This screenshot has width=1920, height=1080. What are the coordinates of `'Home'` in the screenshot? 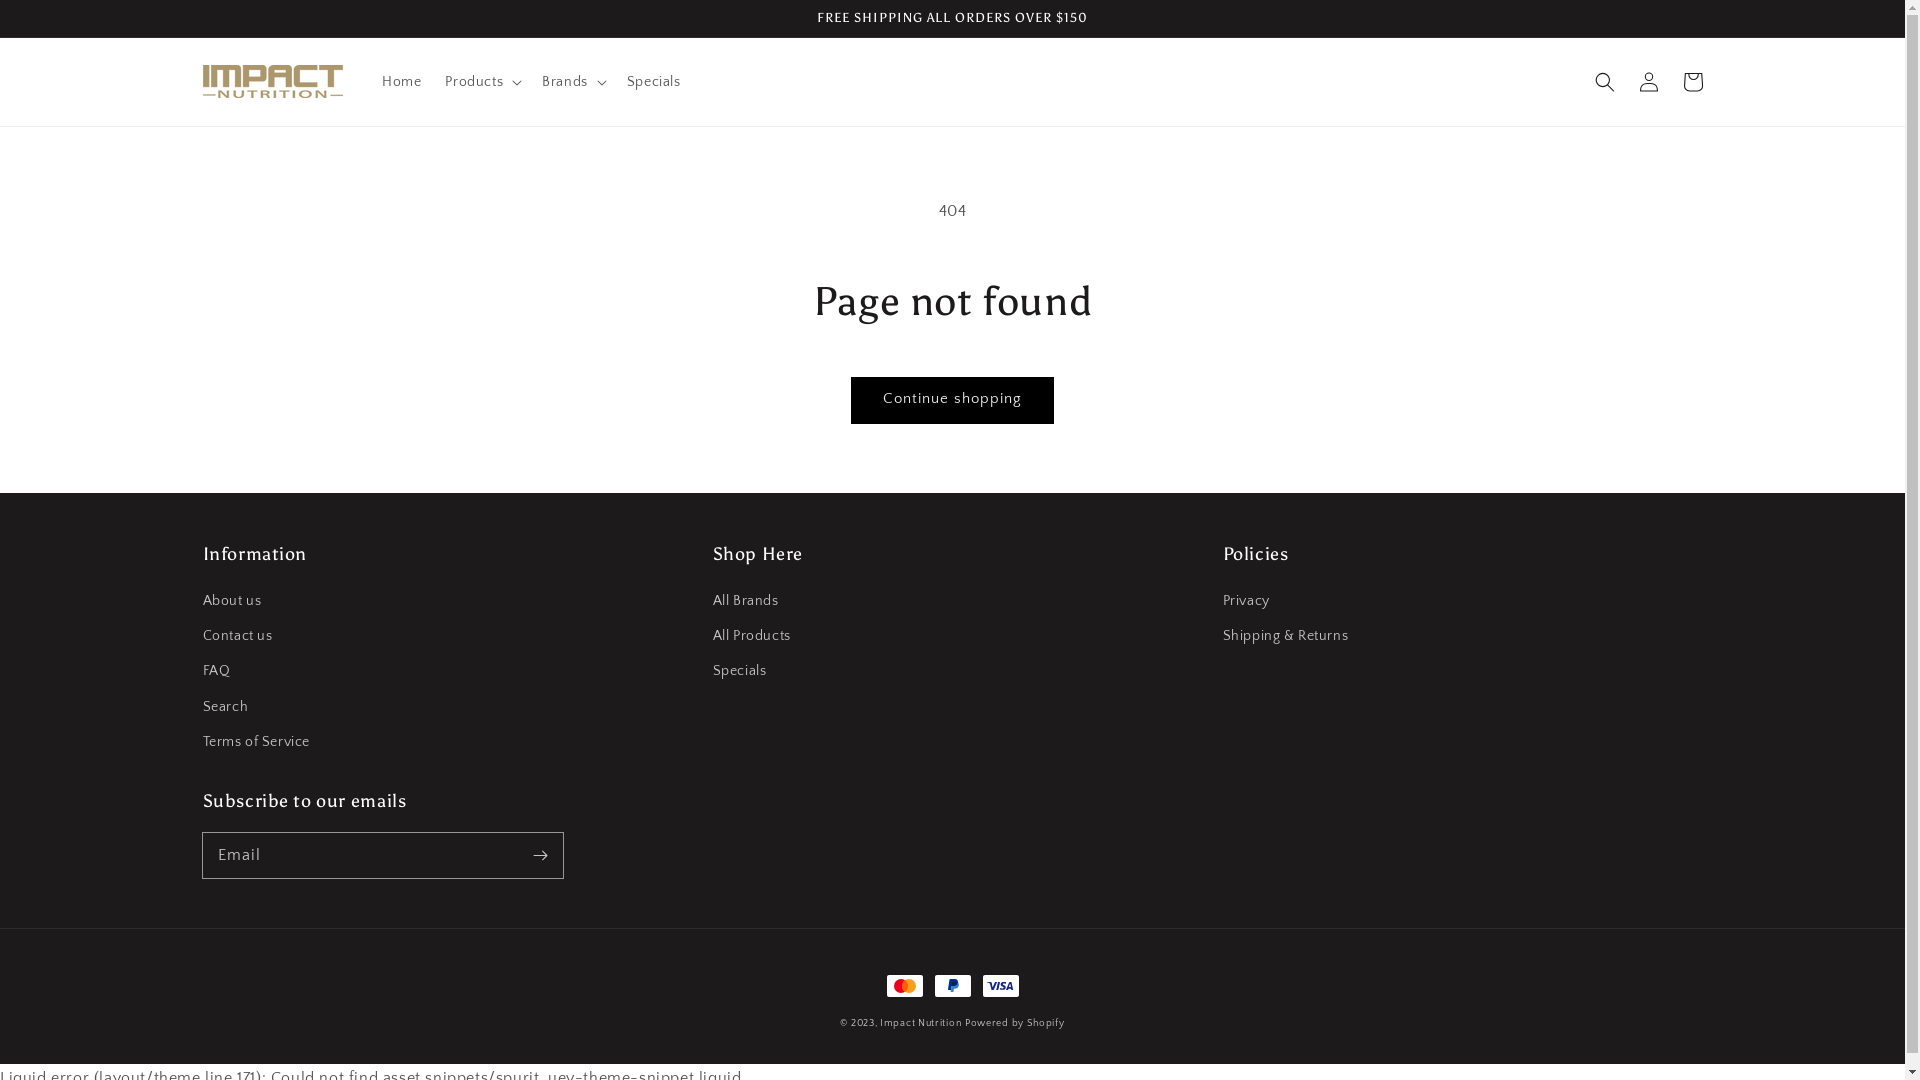 It's located at (369, 80).